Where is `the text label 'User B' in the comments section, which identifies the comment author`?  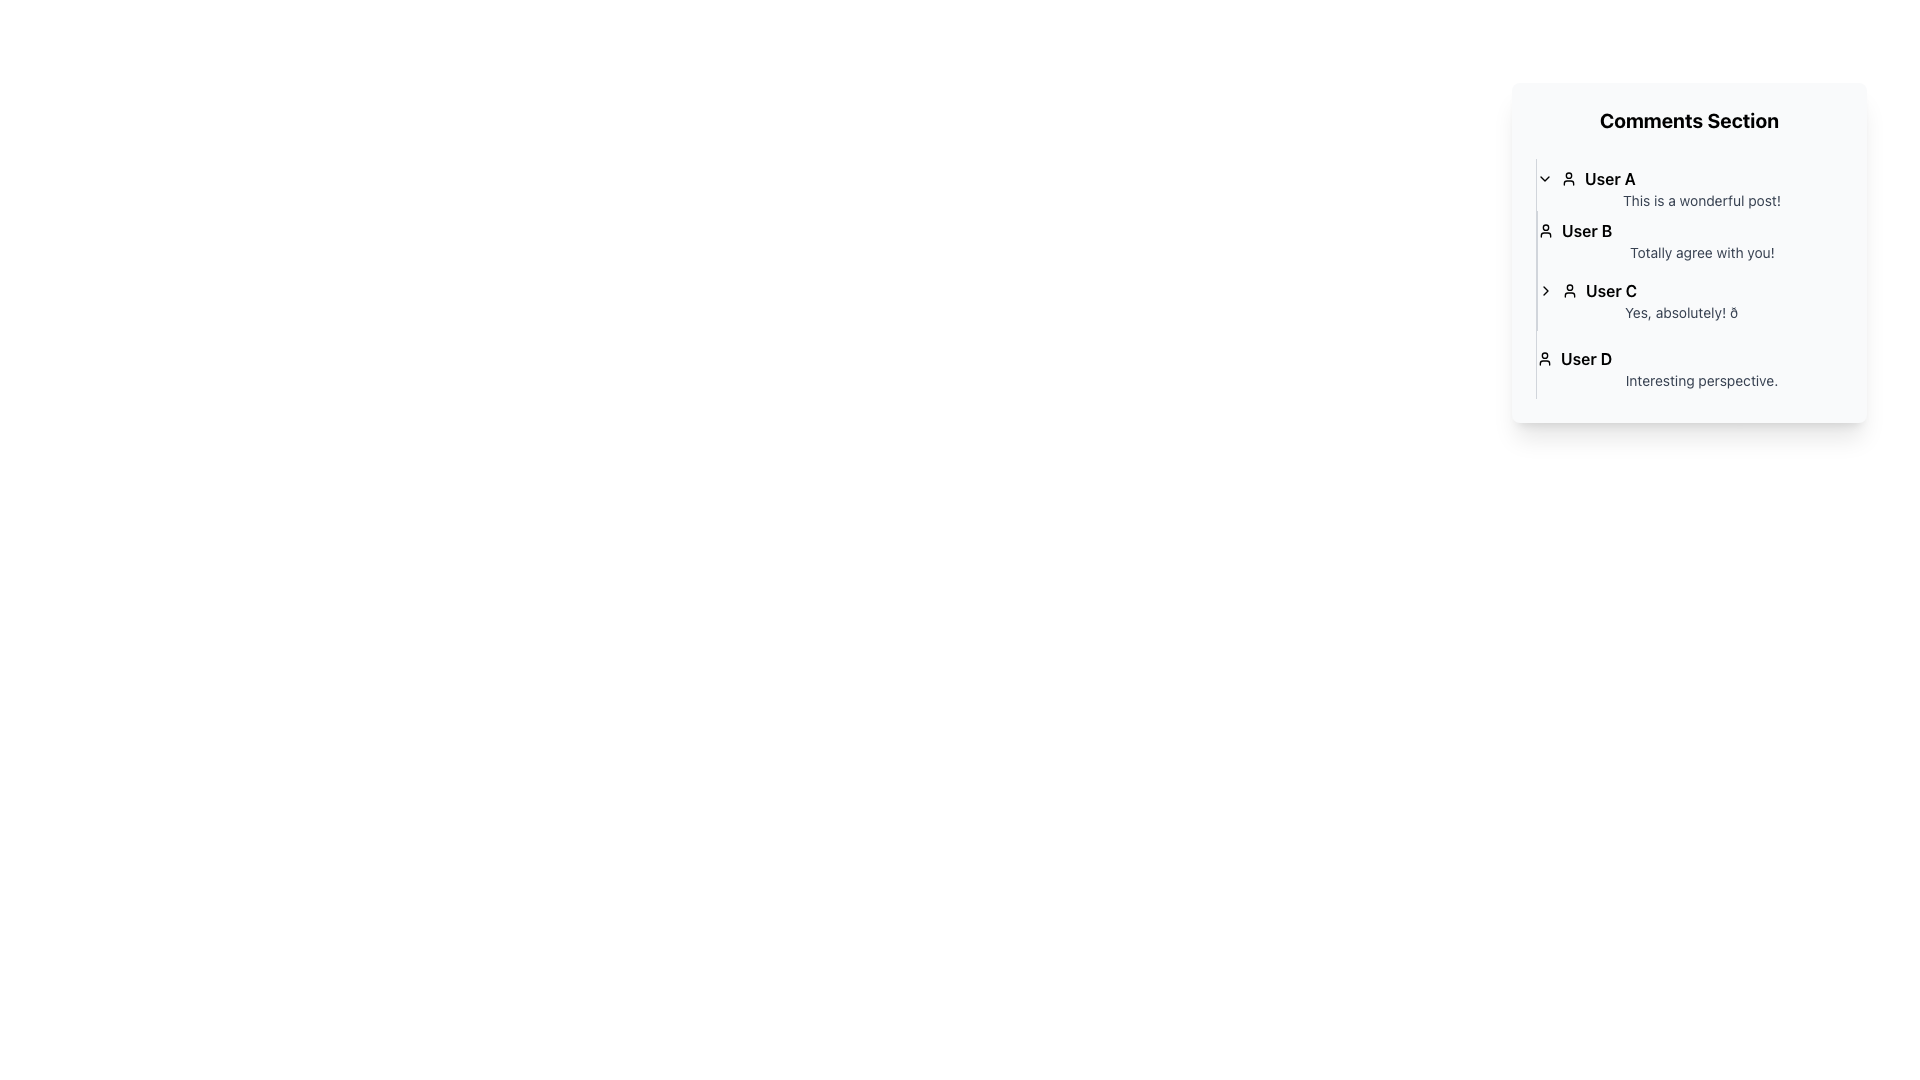 the text label 'User B' in the comments section, which identifies the comment author is located at coordinates (1586, 230).